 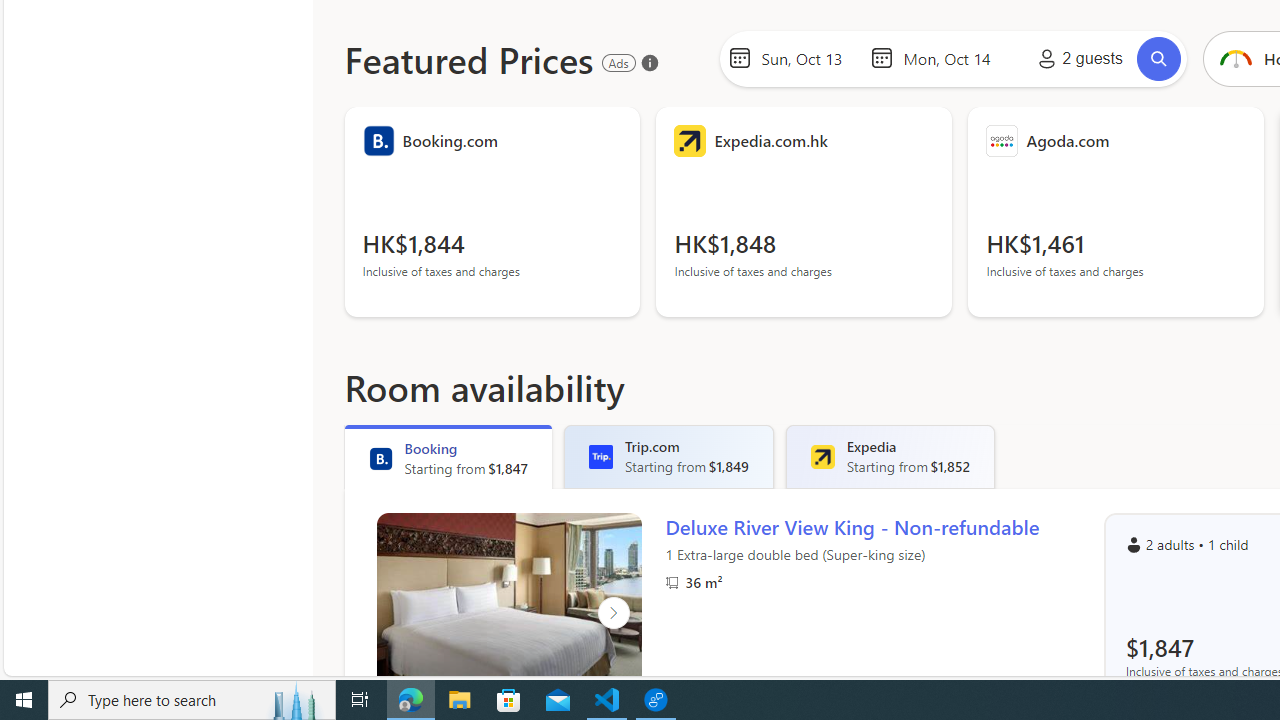 I want to click on 'Booking Booking Starting from $1,847', so click(x=447, y=456).